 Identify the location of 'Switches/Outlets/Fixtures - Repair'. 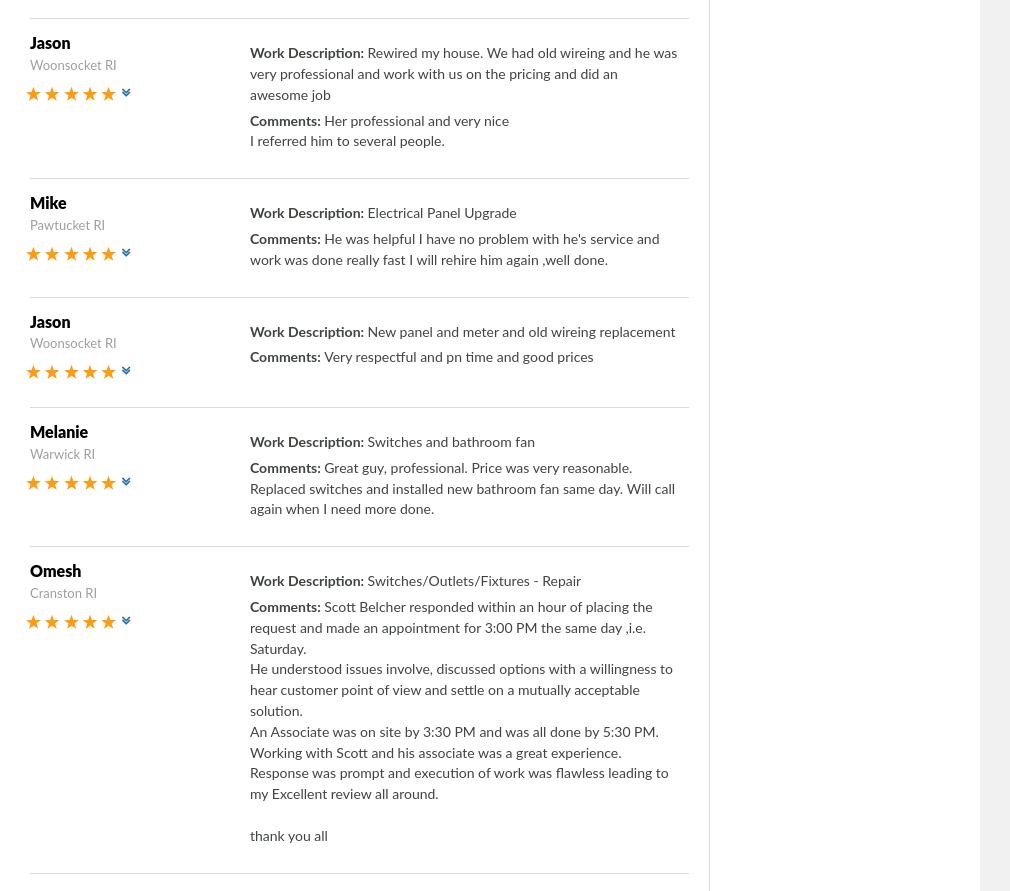
(473, 582).